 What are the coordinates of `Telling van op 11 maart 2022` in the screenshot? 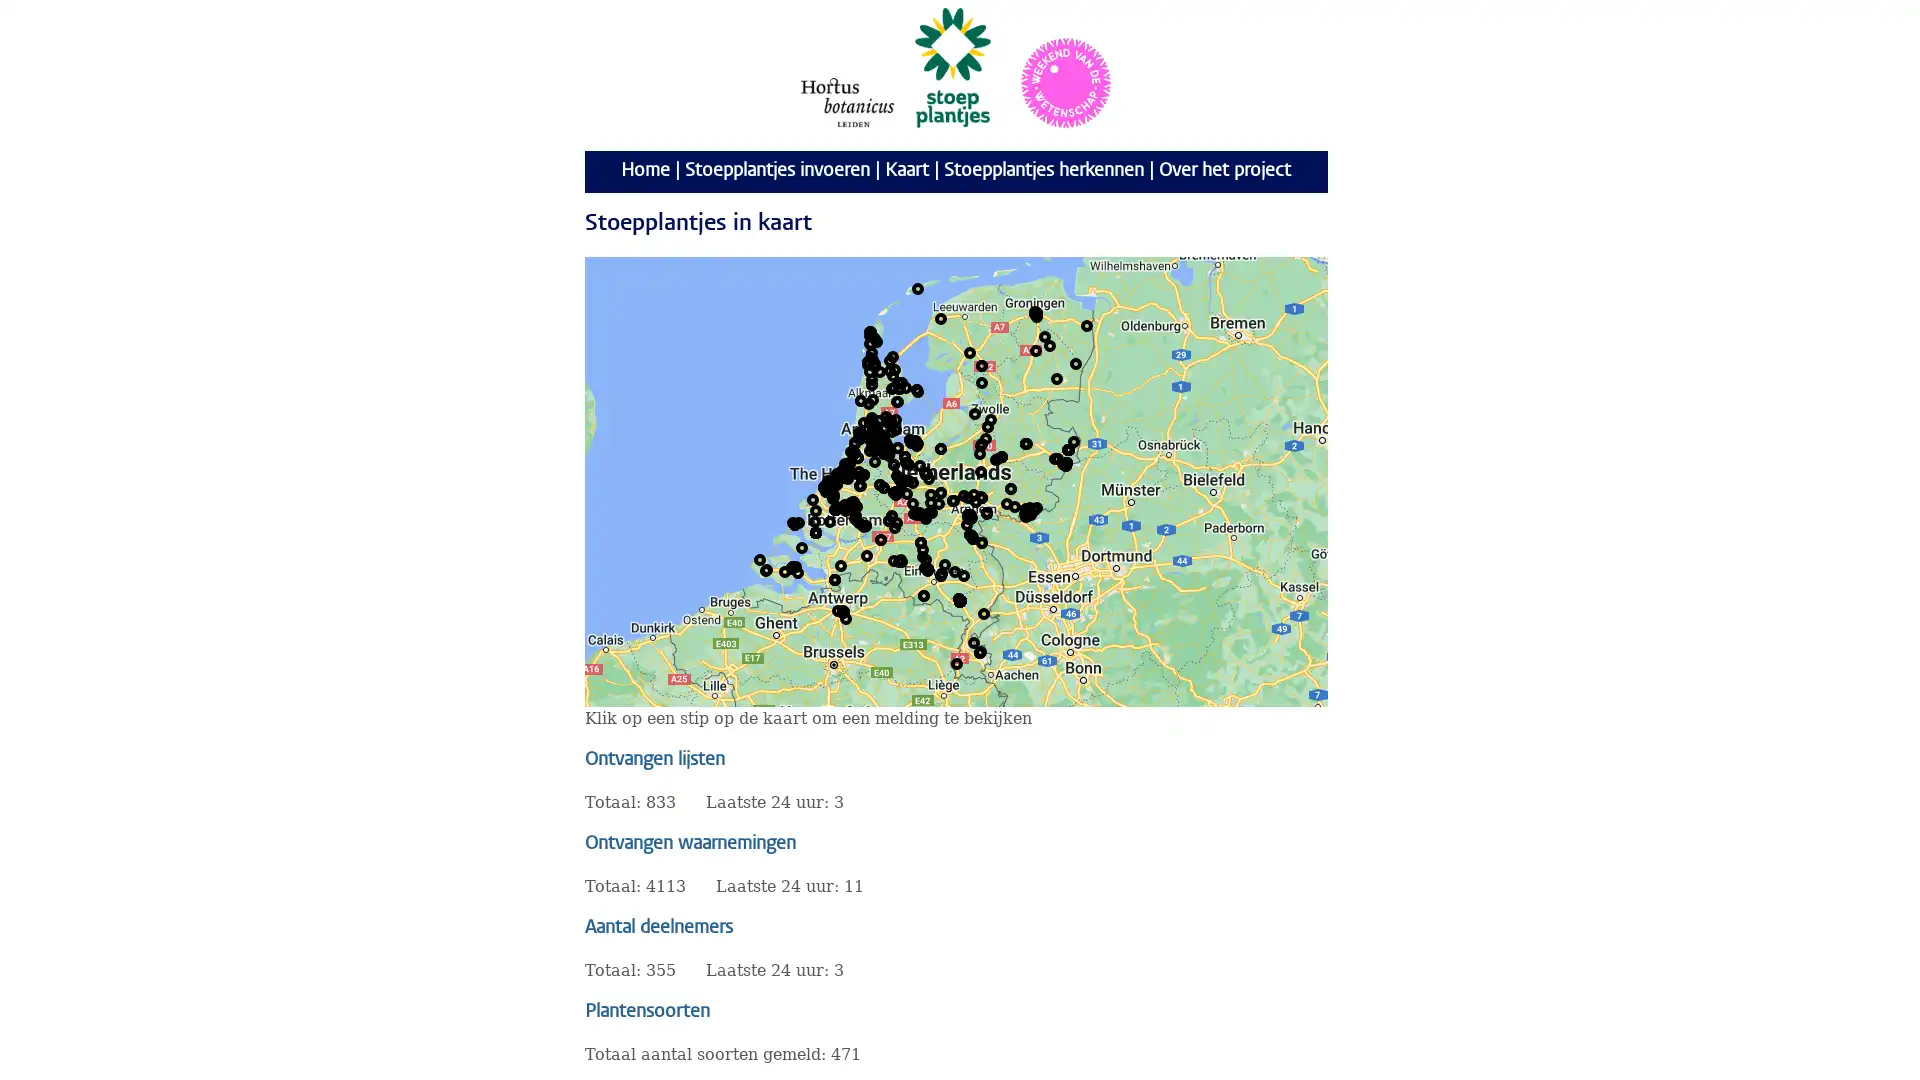 It's located at (844, 473).